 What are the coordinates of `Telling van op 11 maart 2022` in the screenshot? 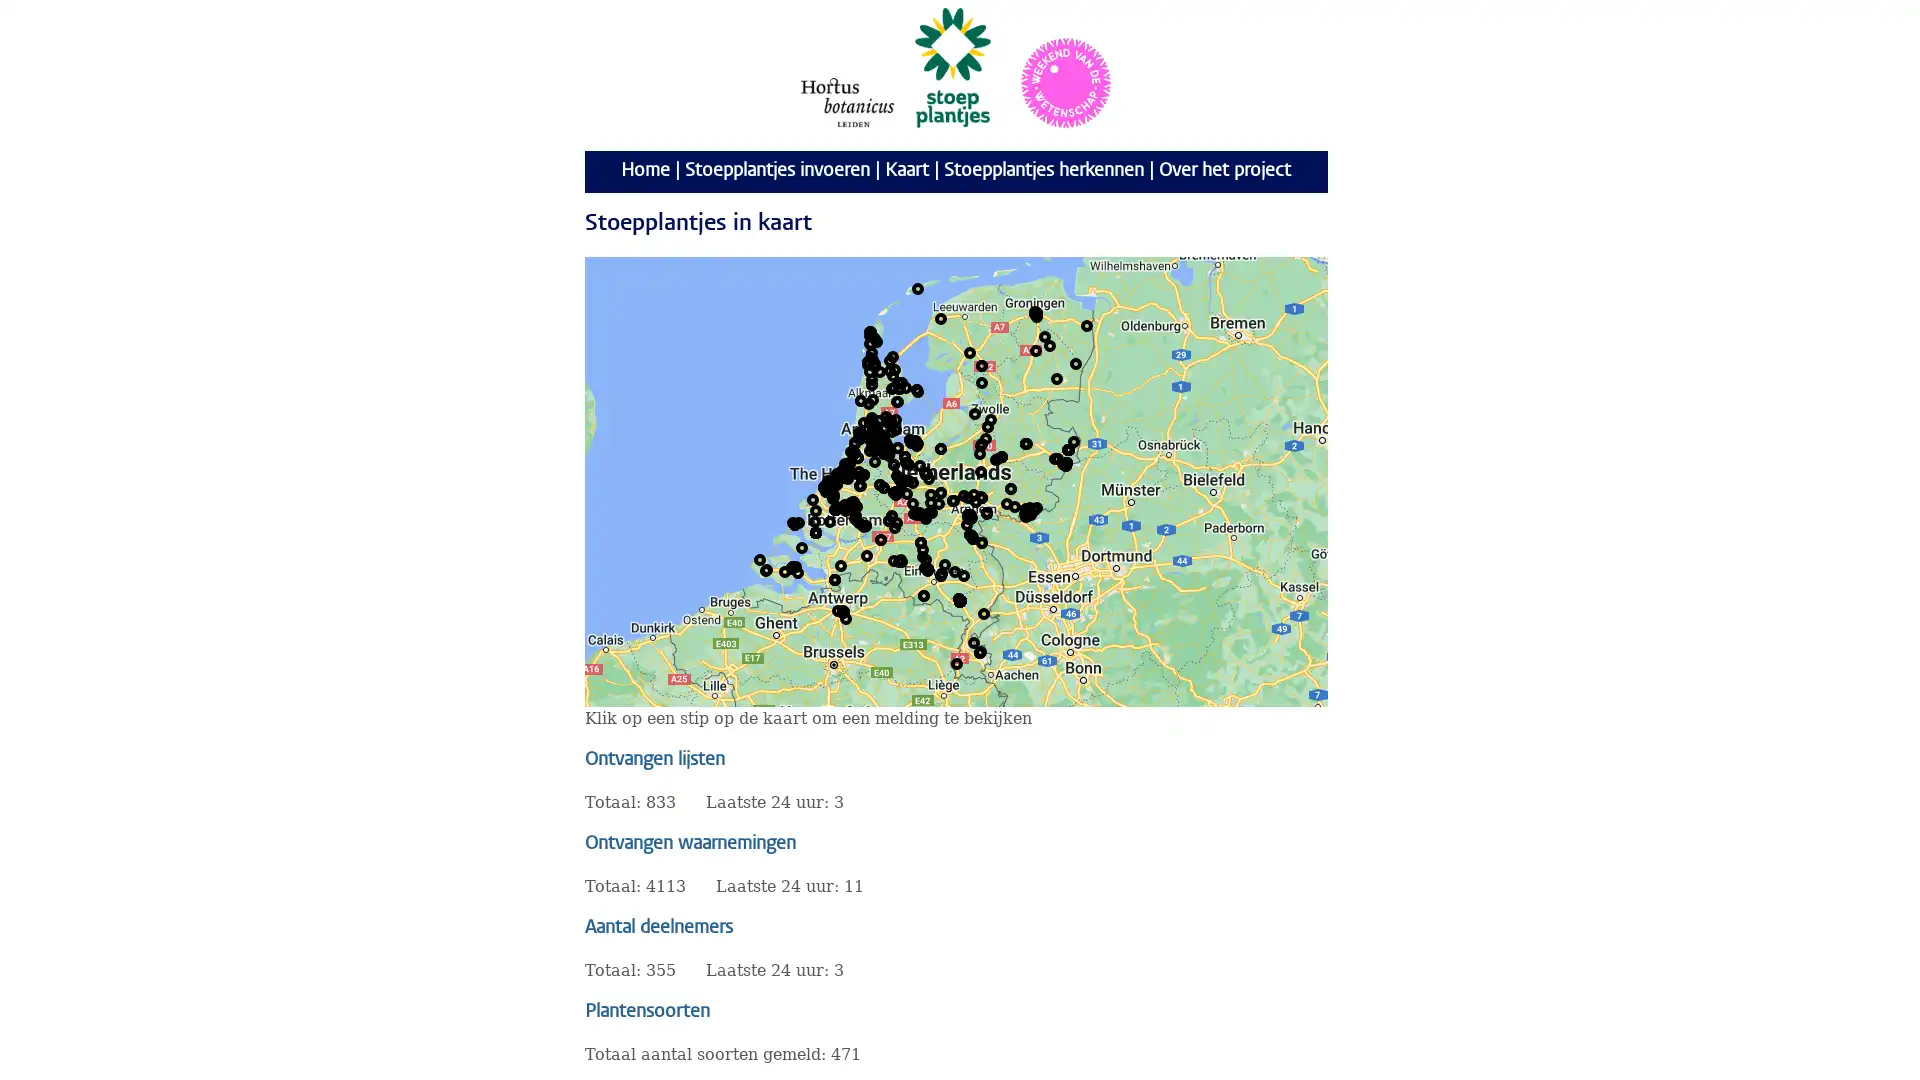 It's located at (844, 473).